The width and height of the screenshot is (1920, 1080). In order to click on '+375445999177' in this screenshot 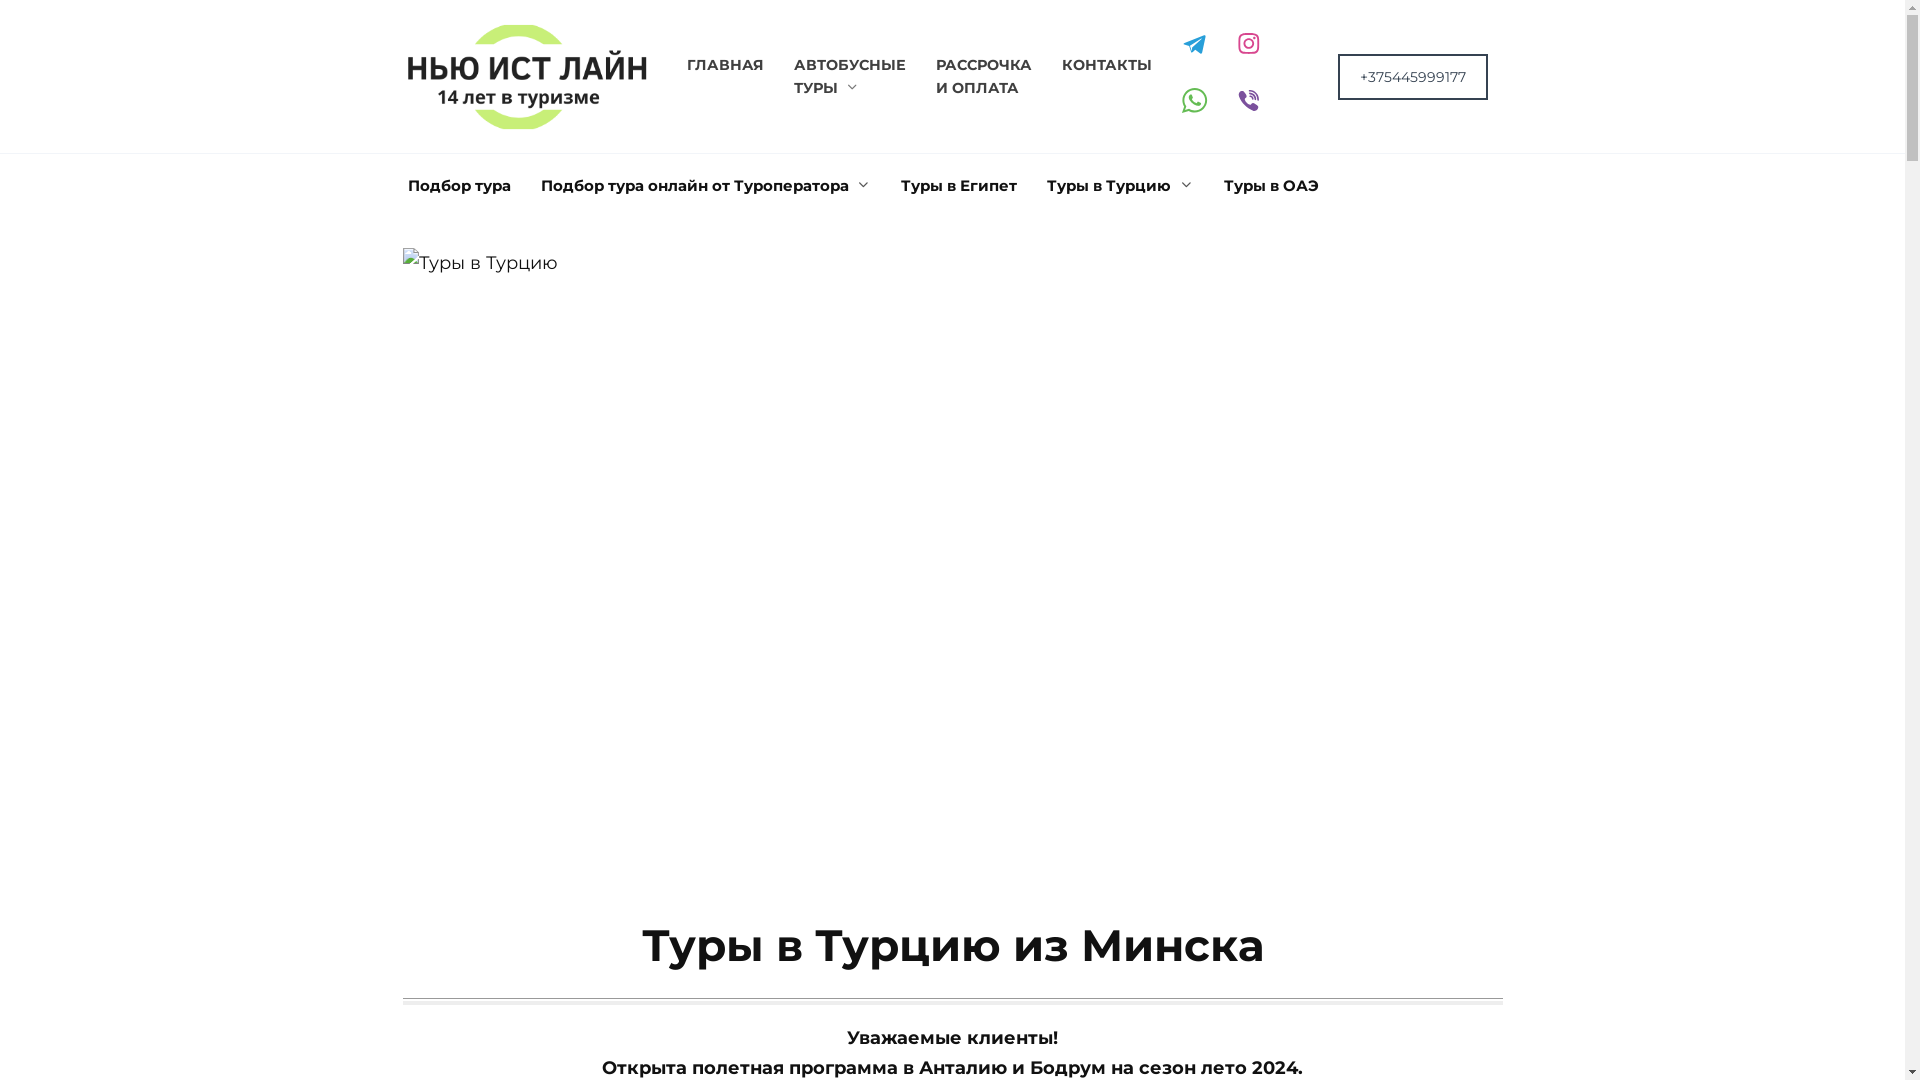, I will do `click(1338, 76)`.